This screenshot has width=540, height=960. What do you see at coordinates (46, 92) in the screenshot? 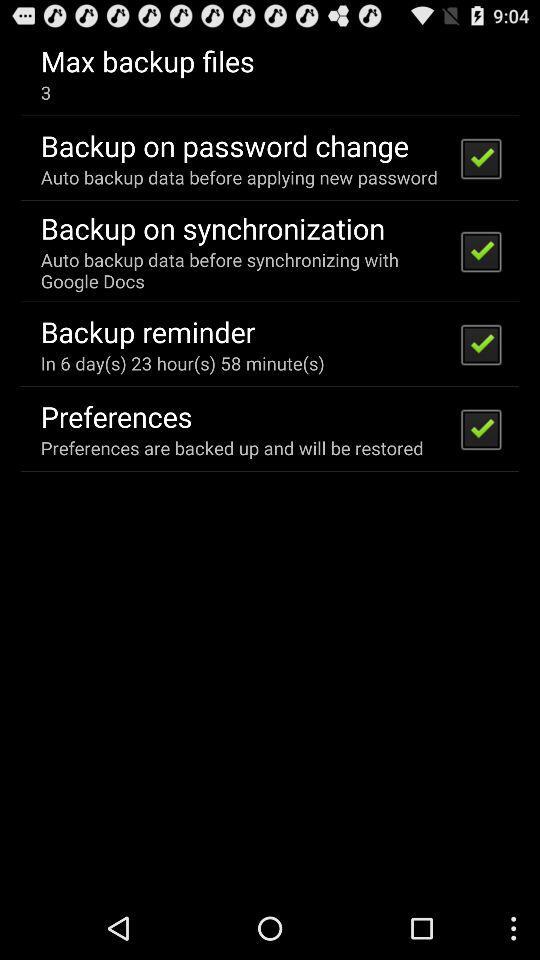
I see `the item above backup on password` at bounding box center [46, 92].